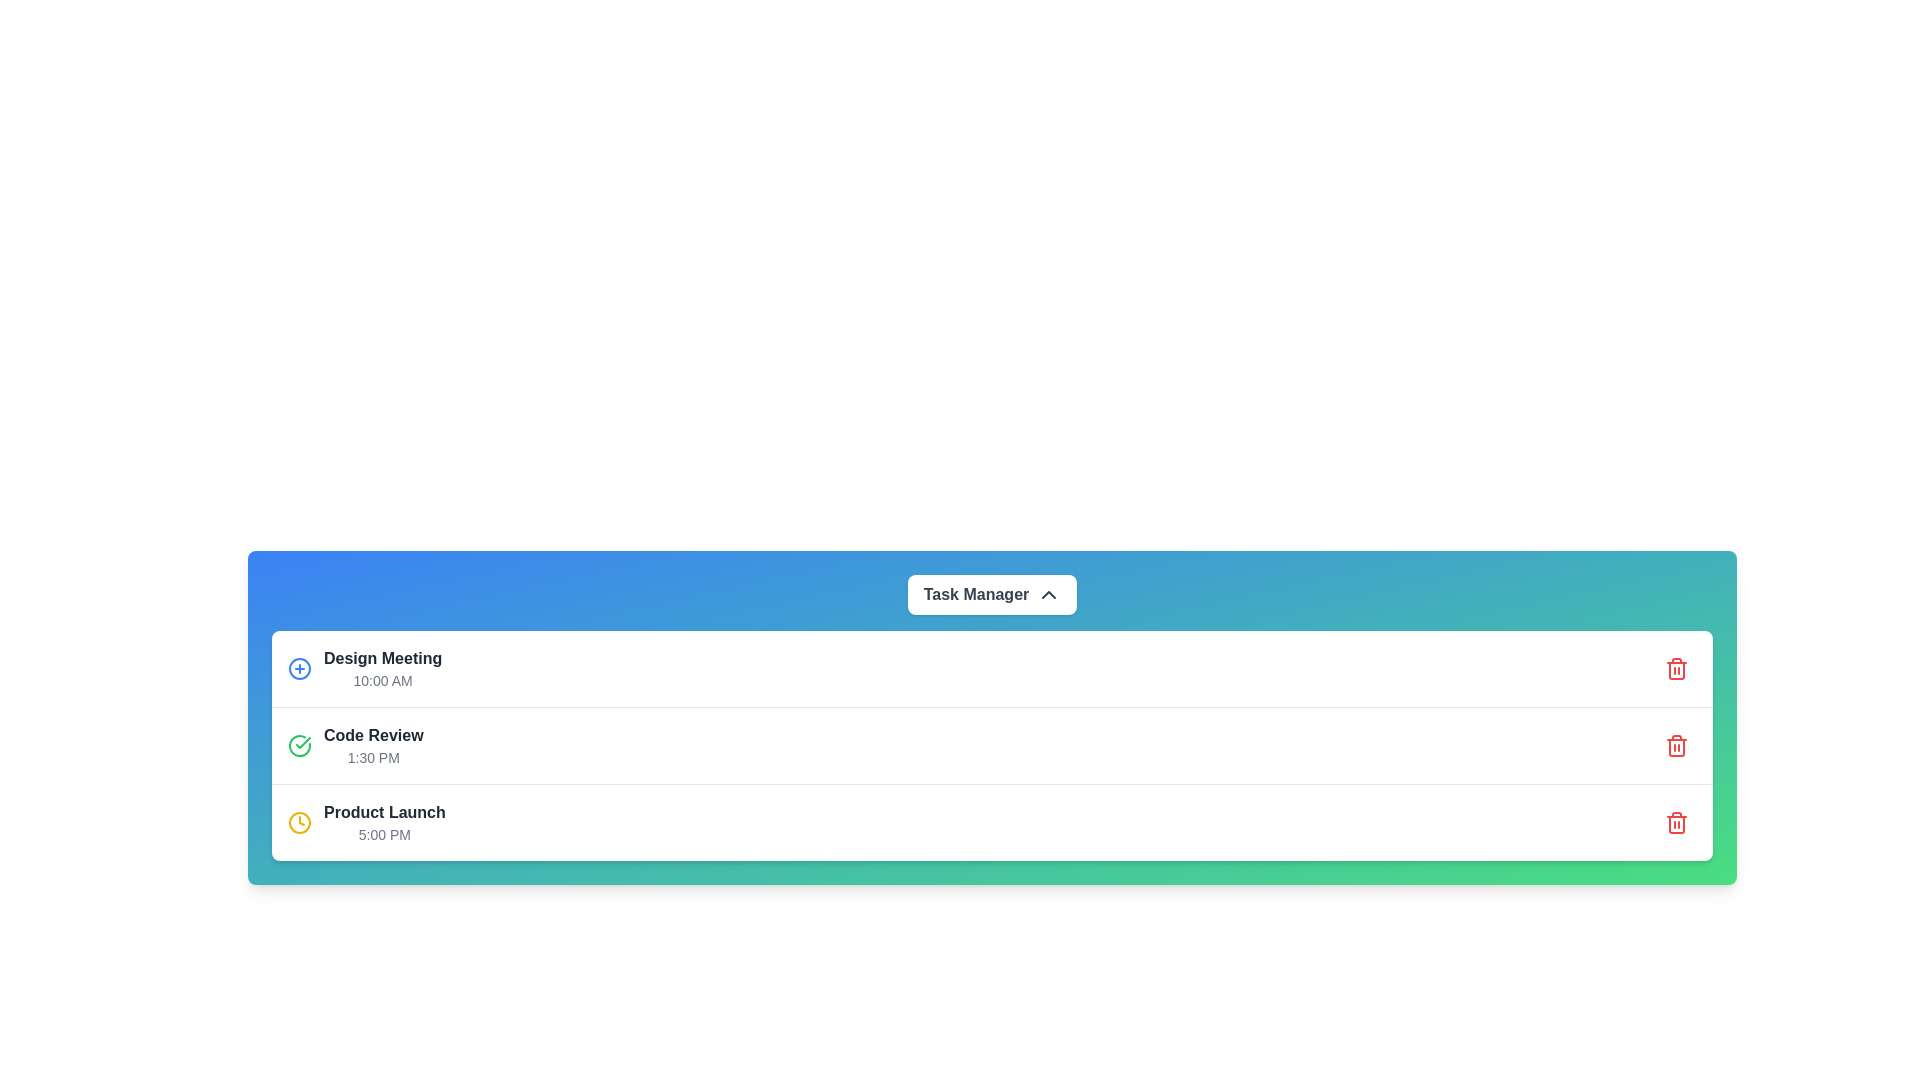 The width and height of the screenshot is (1920, 1080). Describe the element at coordinates (1676, 822) in the screenshot. I see `the delete button represented by a red trash can icon located at the far-right of the bottom-most row in the task card` at that location.